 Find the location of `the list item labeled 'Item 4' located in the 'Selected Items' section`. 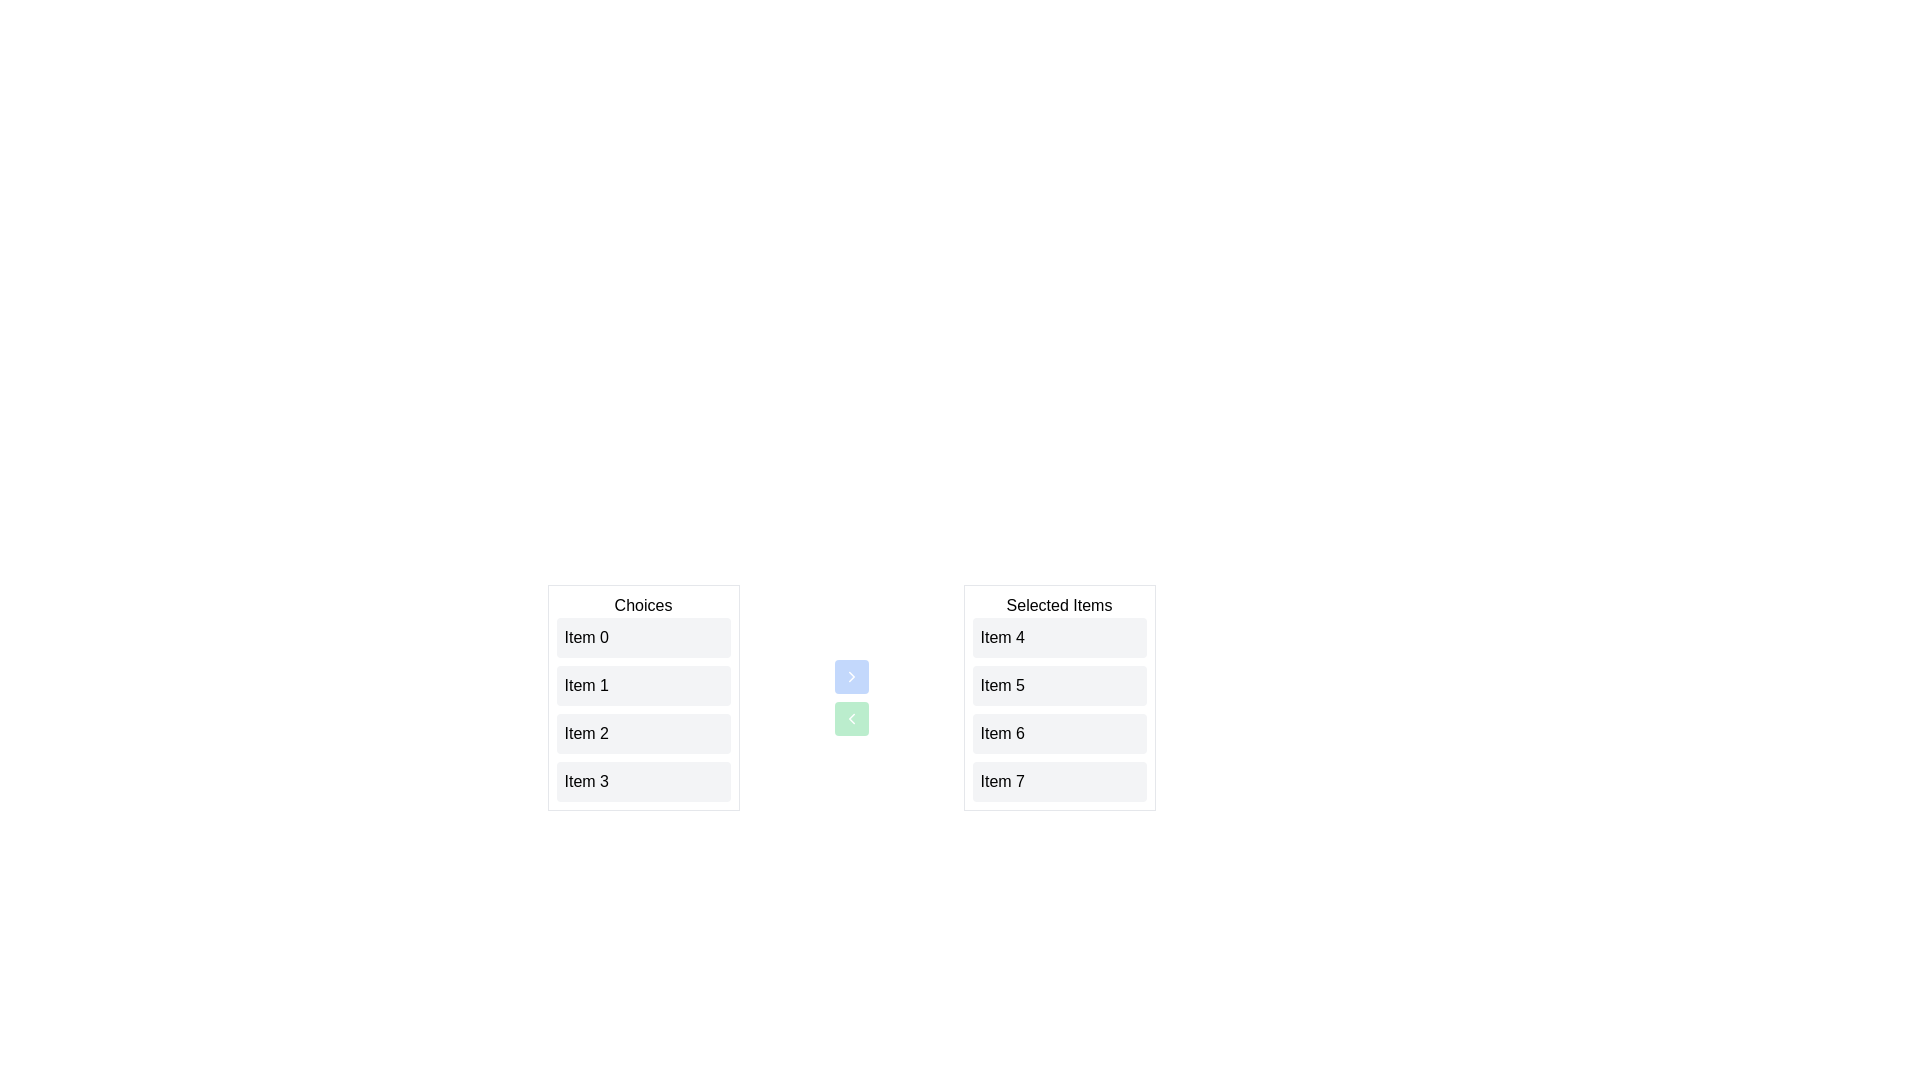

the list item labeled 'Item 4' located in the 'Selected Items' section is located at coordinates (1058, 637).